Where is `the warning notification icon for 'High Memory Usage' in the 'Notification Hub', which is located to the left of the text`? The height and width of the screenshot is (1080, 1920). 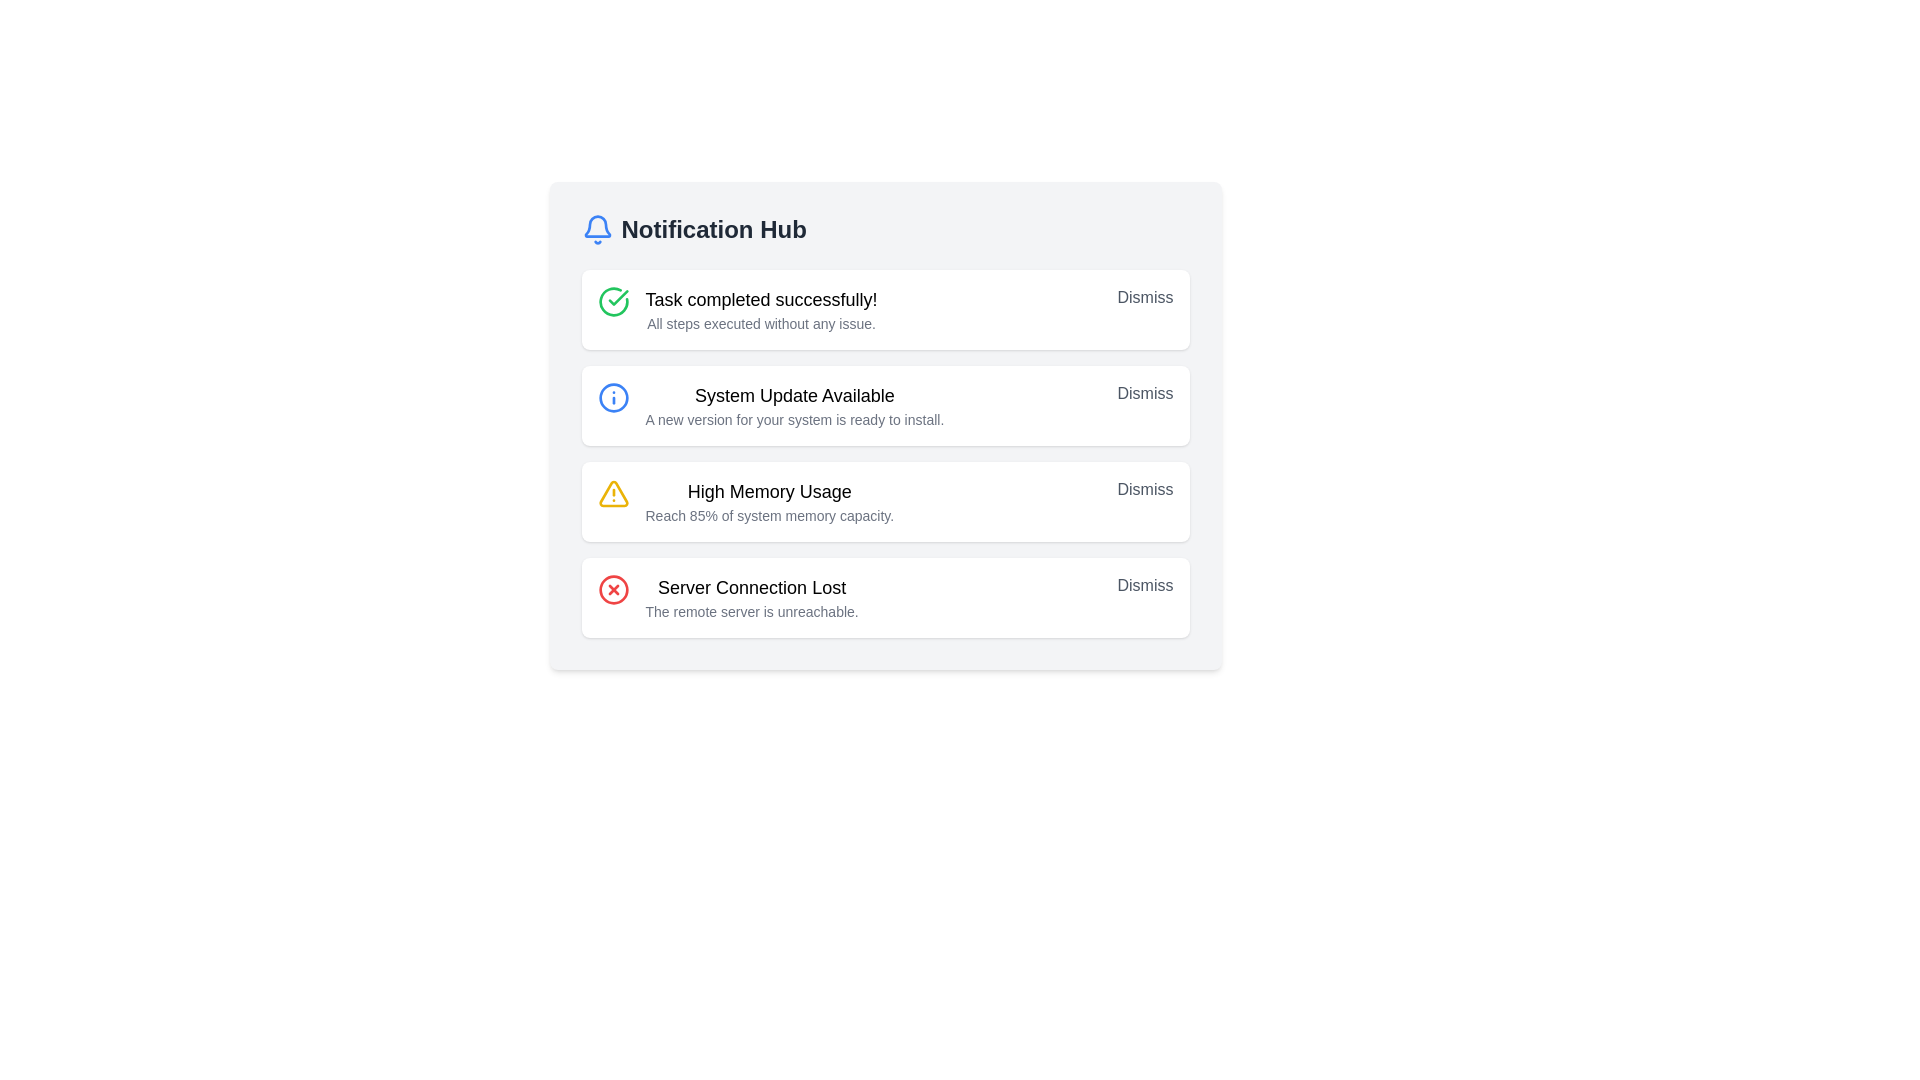 the warning notification icon for 'High Memory Usage' in the 'Notification Hub', which is located to the left of the text is located at coordinates (612, 493).